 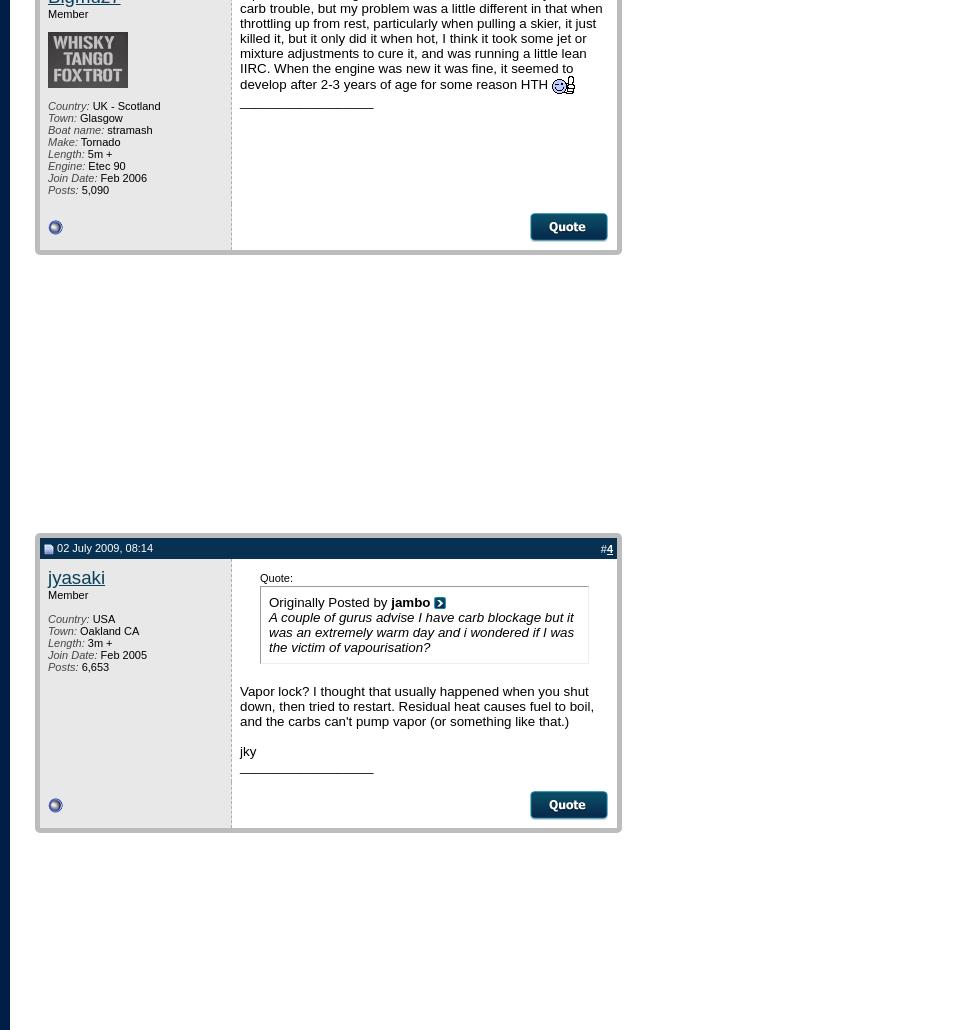 What do you see at coordinates (275, 577) in the screenshot?
I see `'Quote:'` at bounding box center [275, 577].